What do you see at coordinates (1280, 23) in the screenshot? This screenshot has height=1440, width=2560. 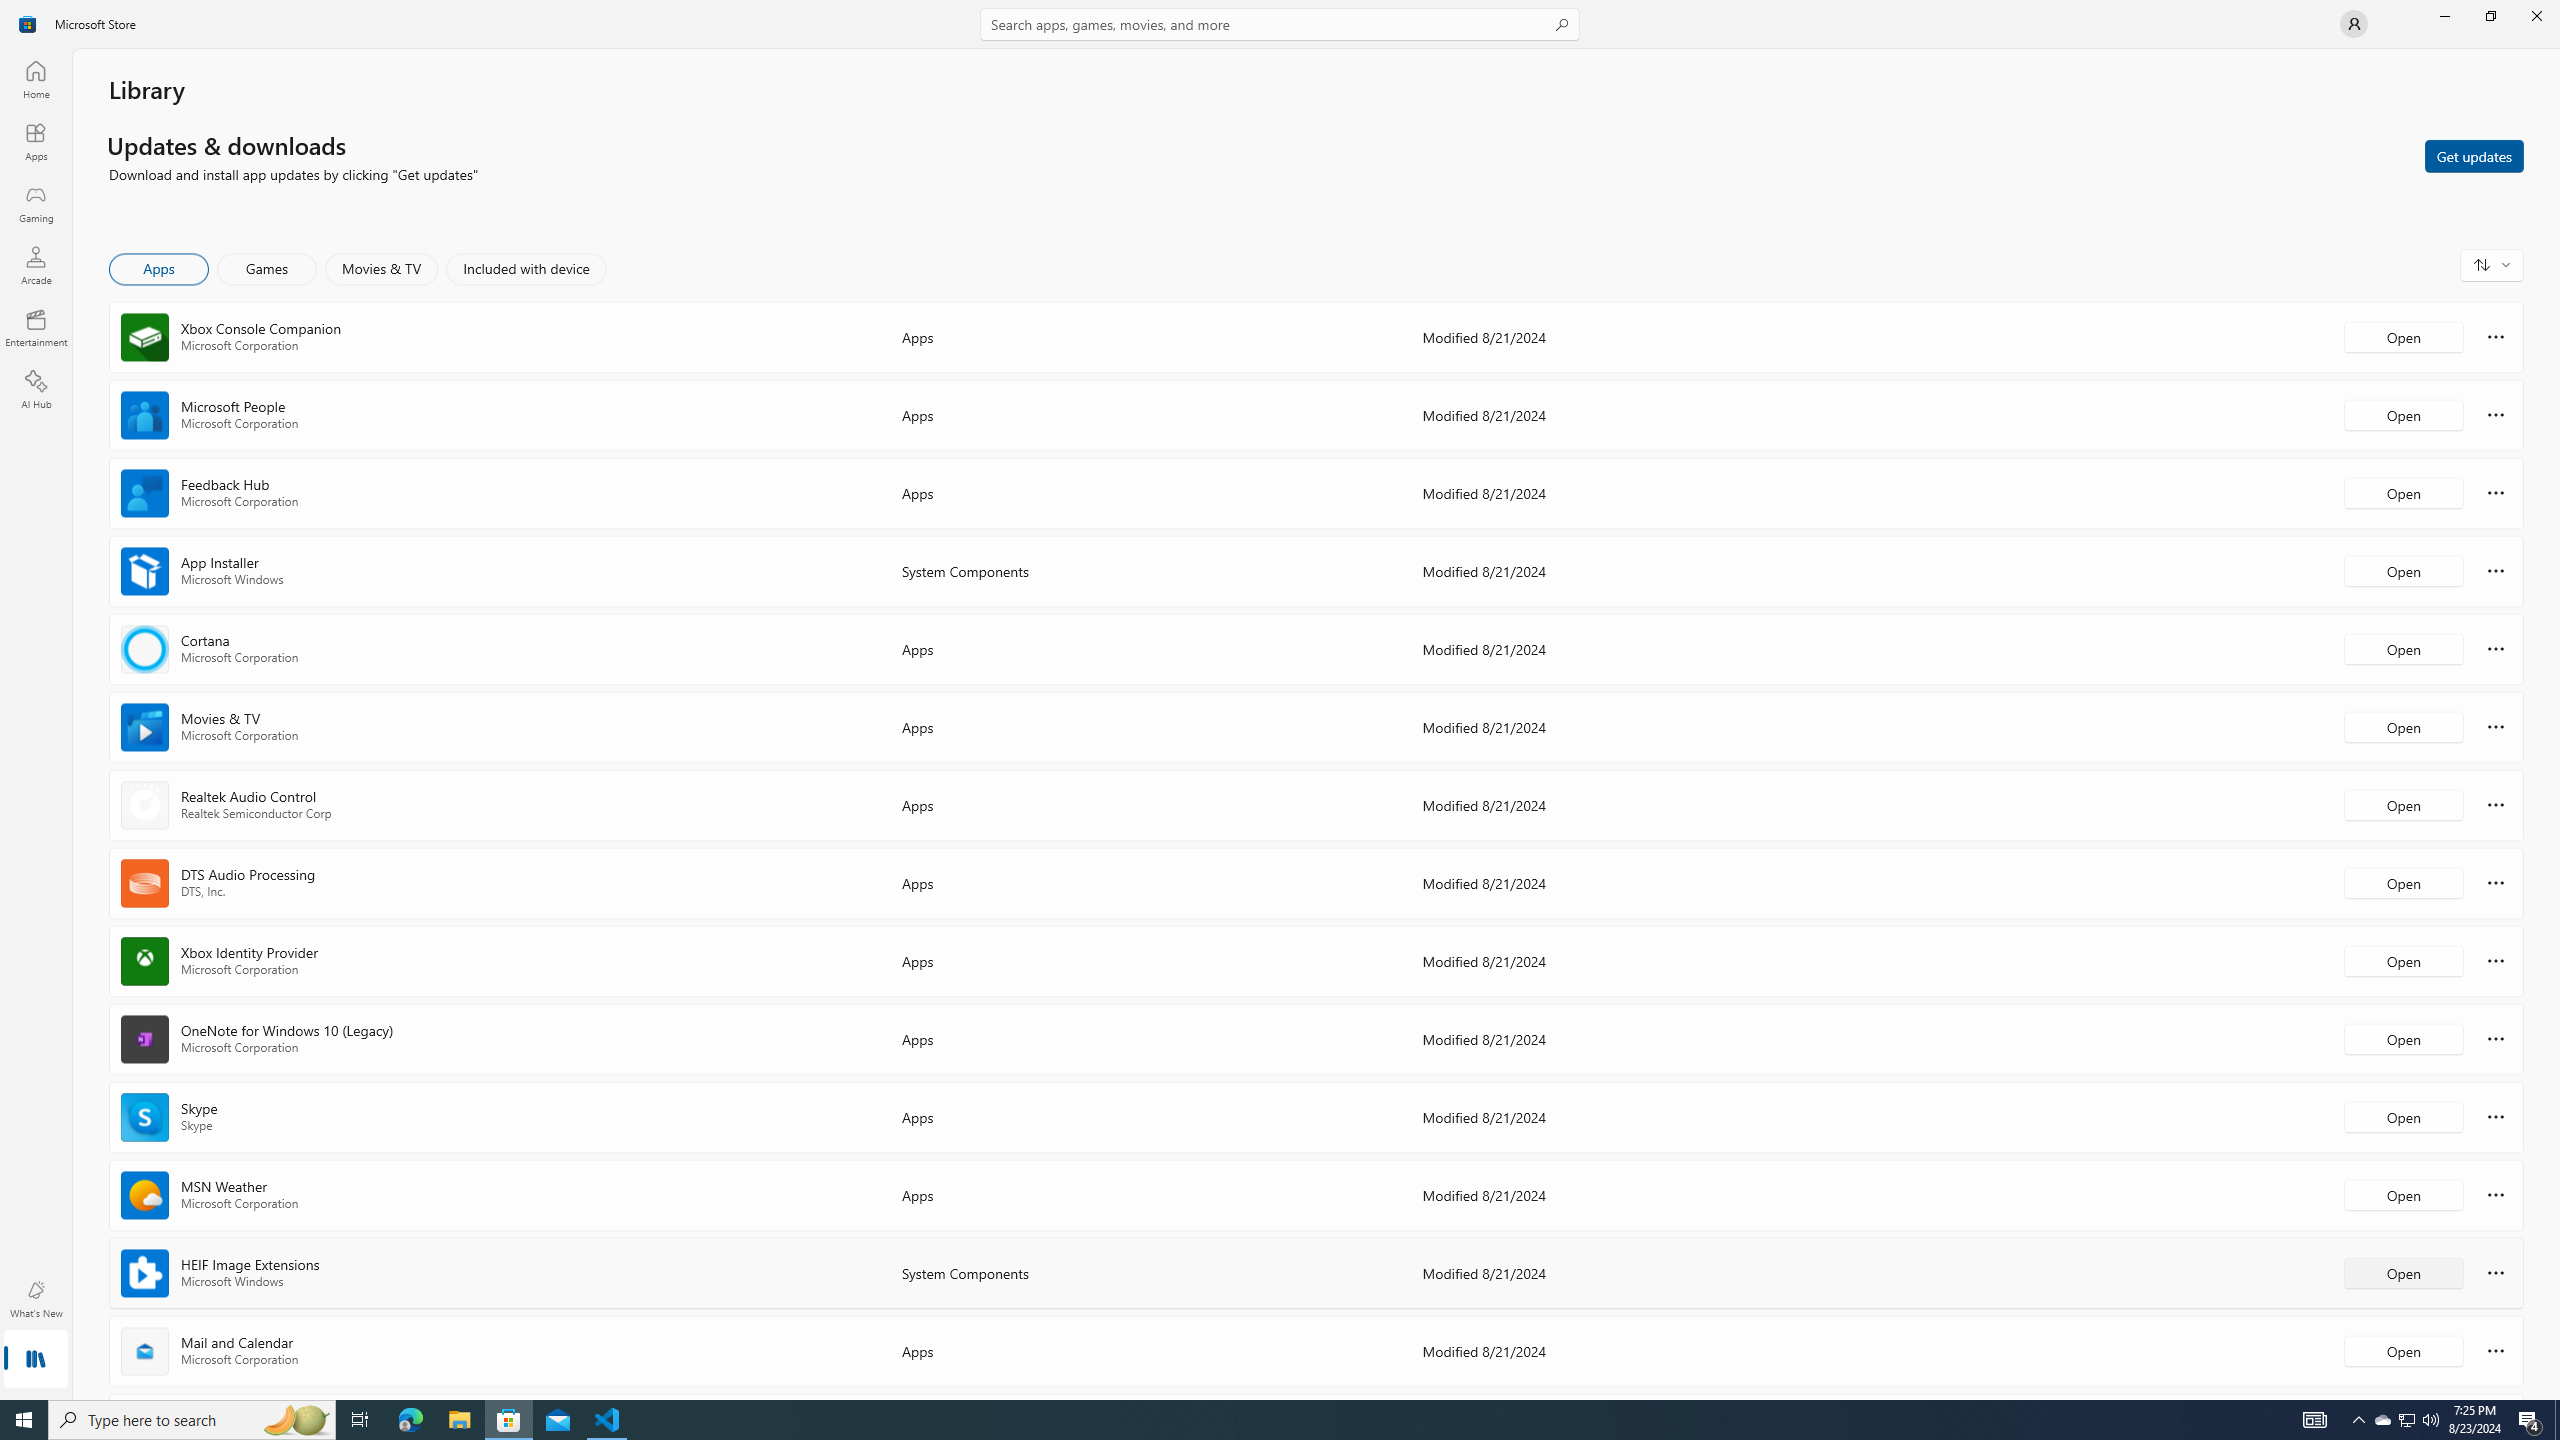 I see `'Search'` at bounding box center [1280, 23].